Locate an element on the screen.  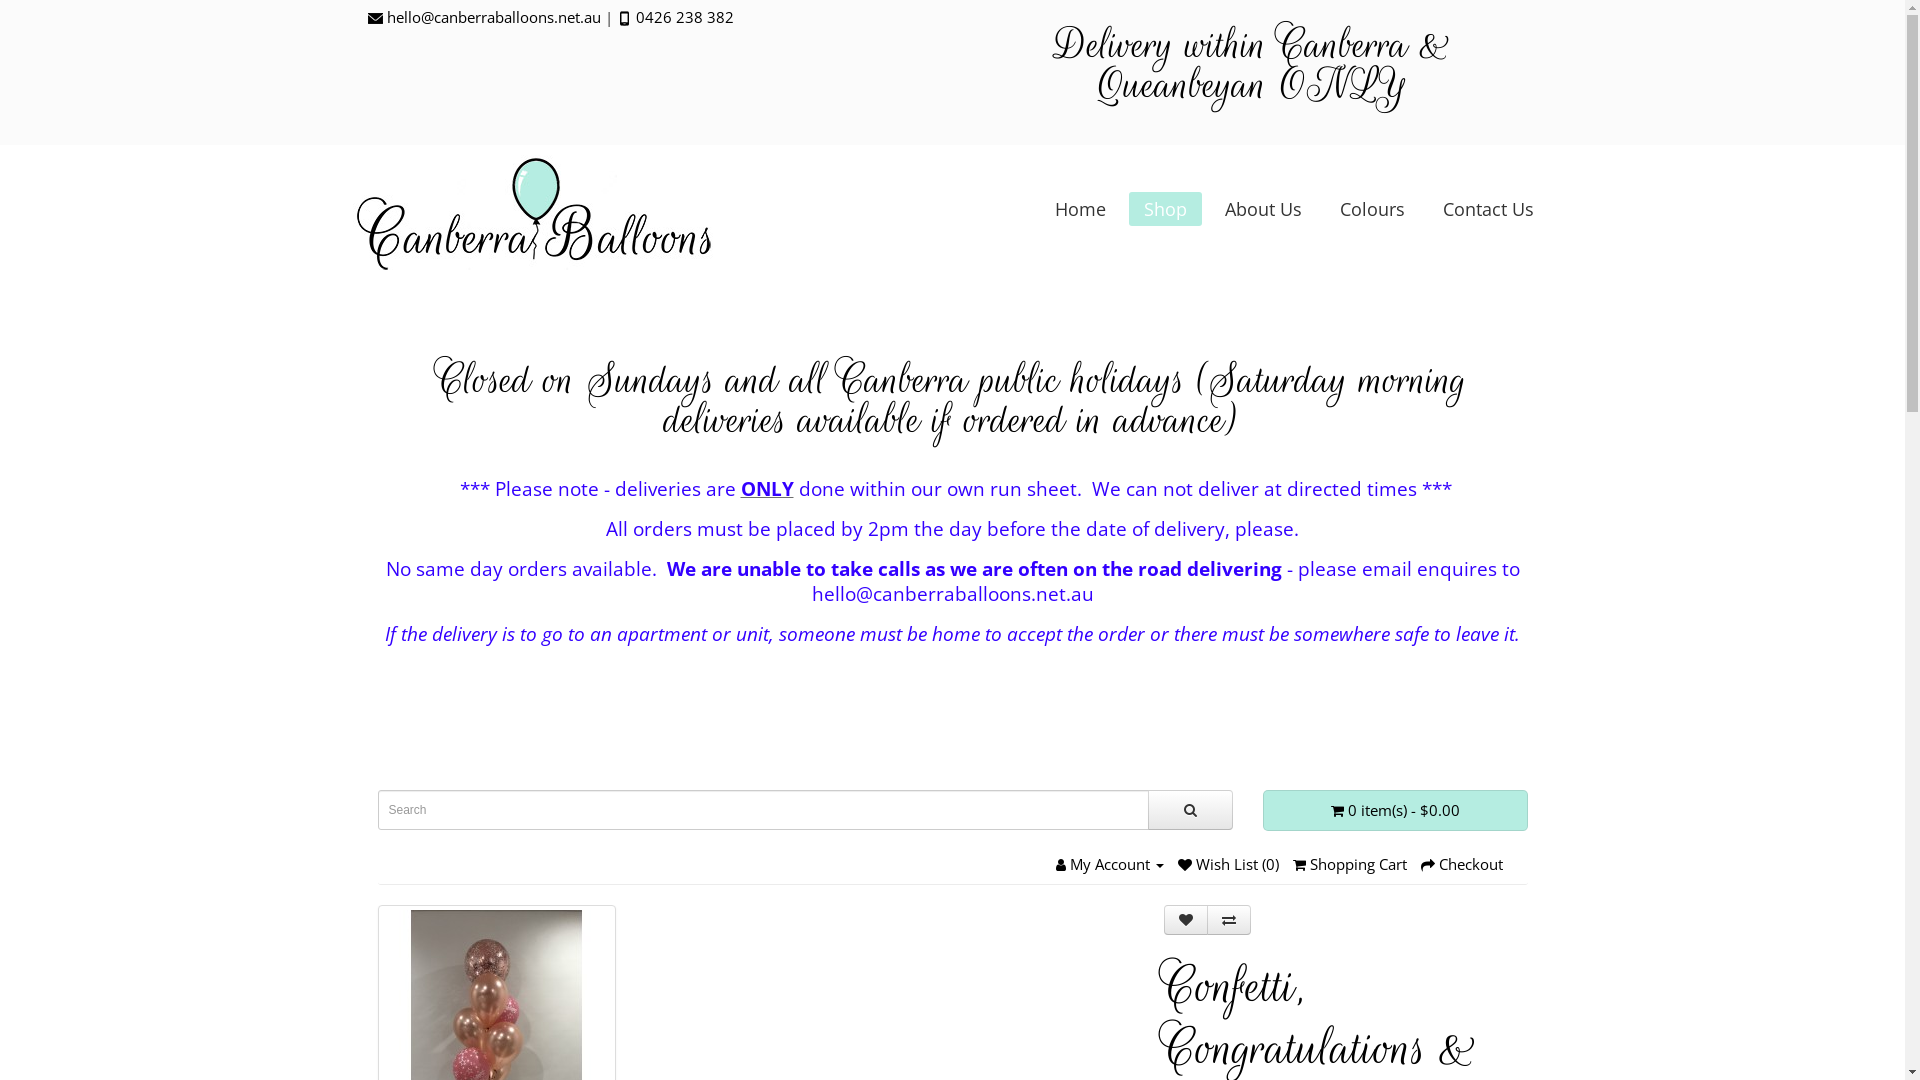
'Contact Us' is located at coordinates (1487, 208).